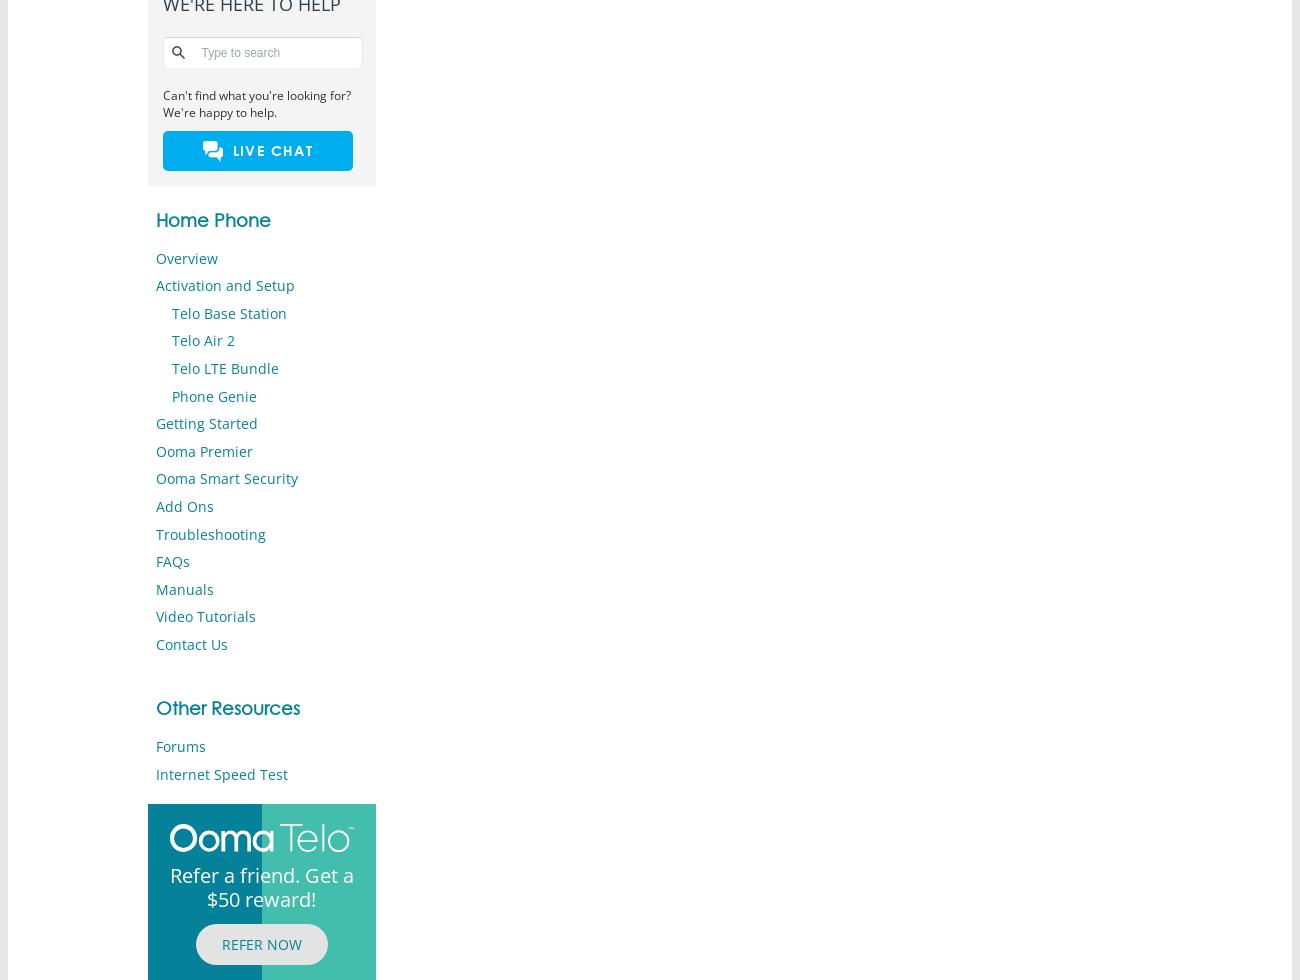 The image size is (1300, 980). Describe the element at coordinates (153, 285) in the screenshot. I see `'Activation and Setup'` at that location.